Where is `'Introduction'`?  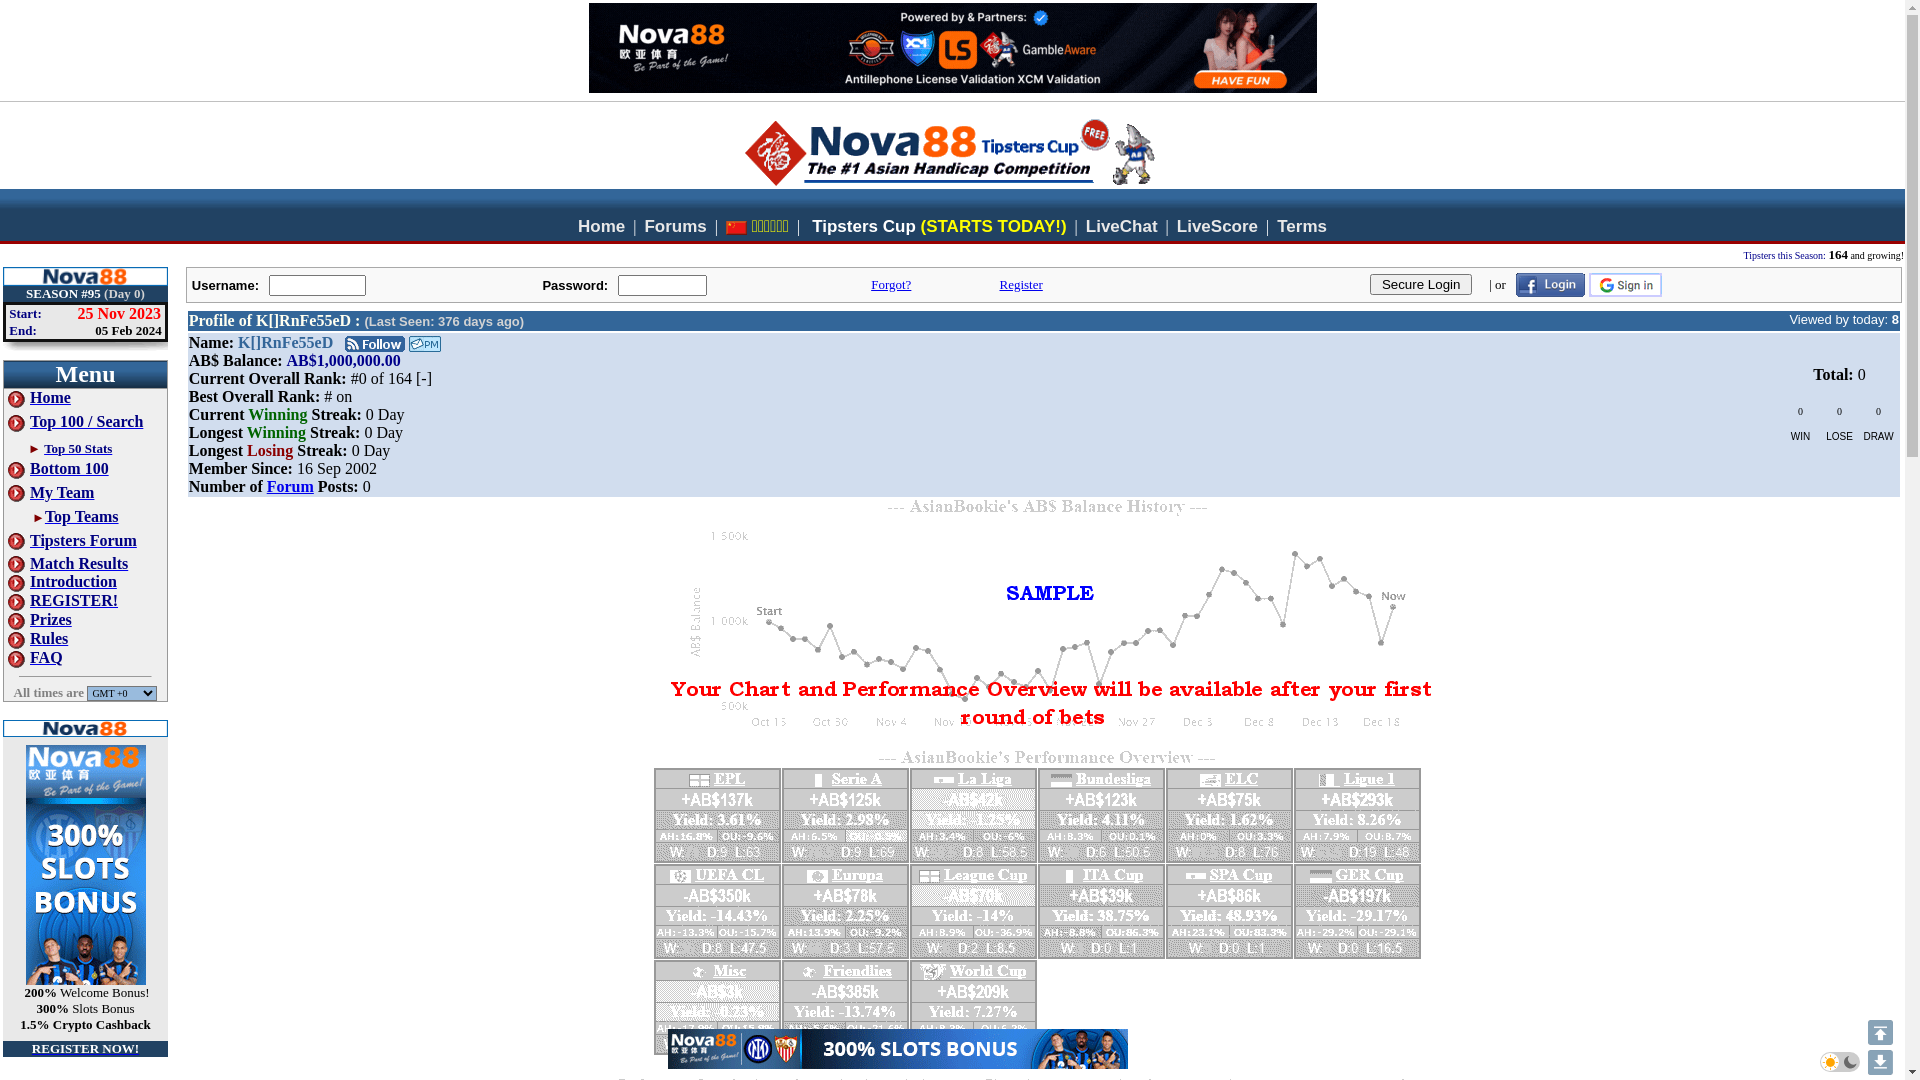 'Introduction' is located at coordinates (8, 581).